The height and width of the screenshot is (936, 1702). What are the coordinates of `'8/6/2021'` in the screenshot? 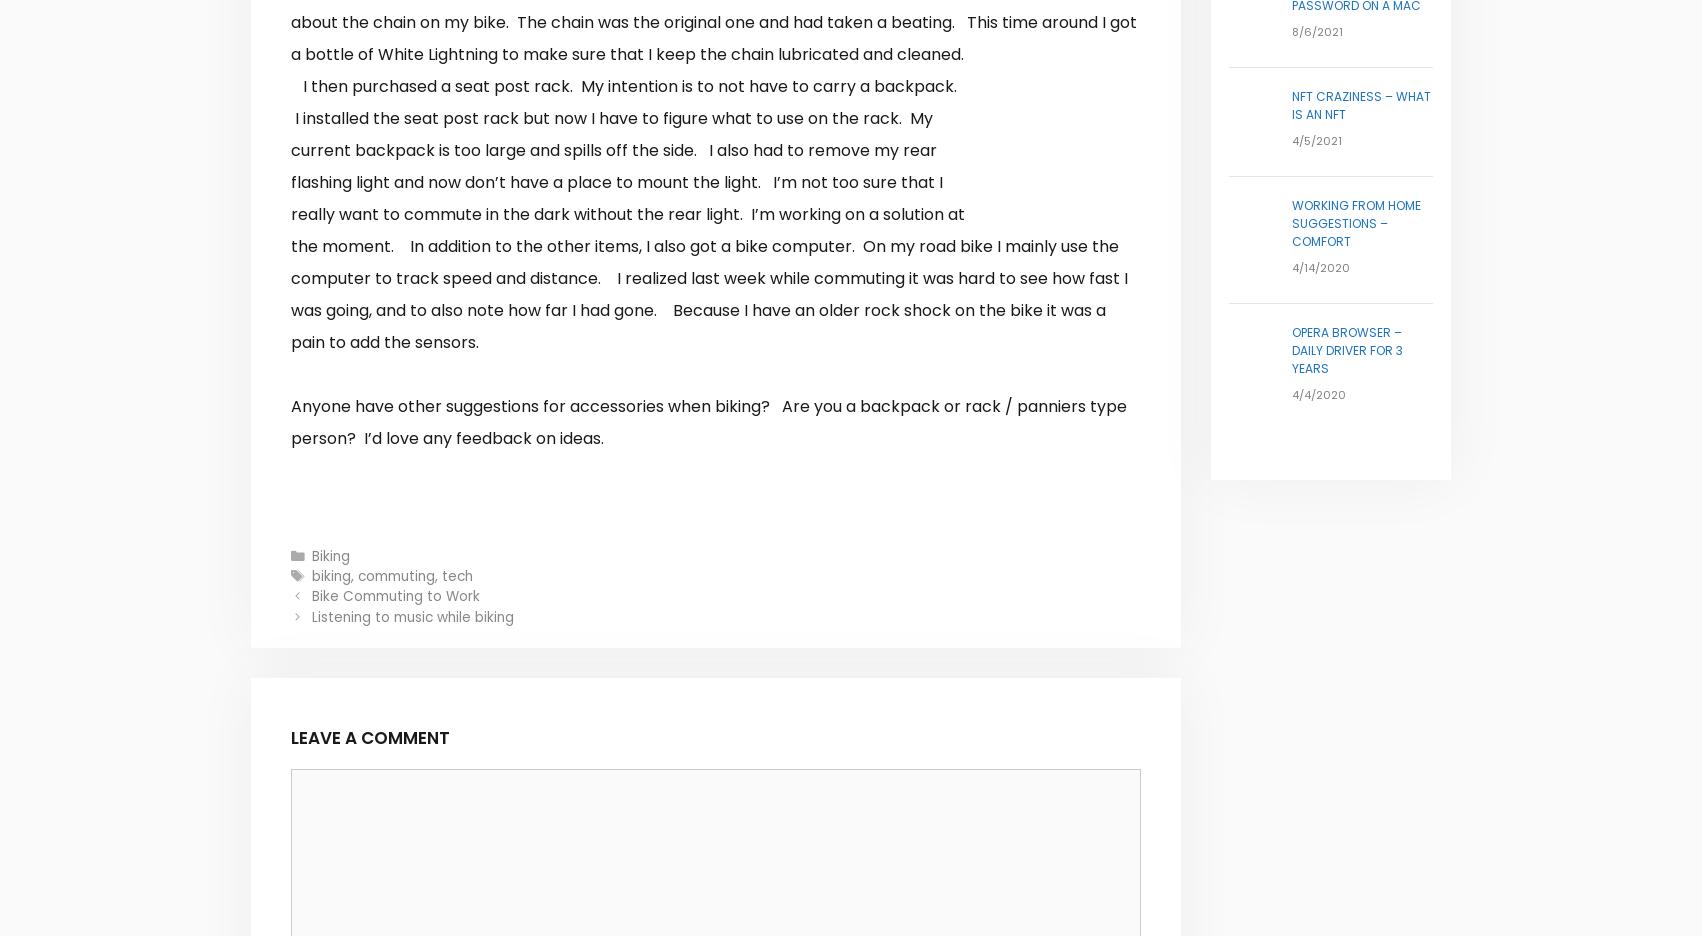 It's located at (1290, 29).